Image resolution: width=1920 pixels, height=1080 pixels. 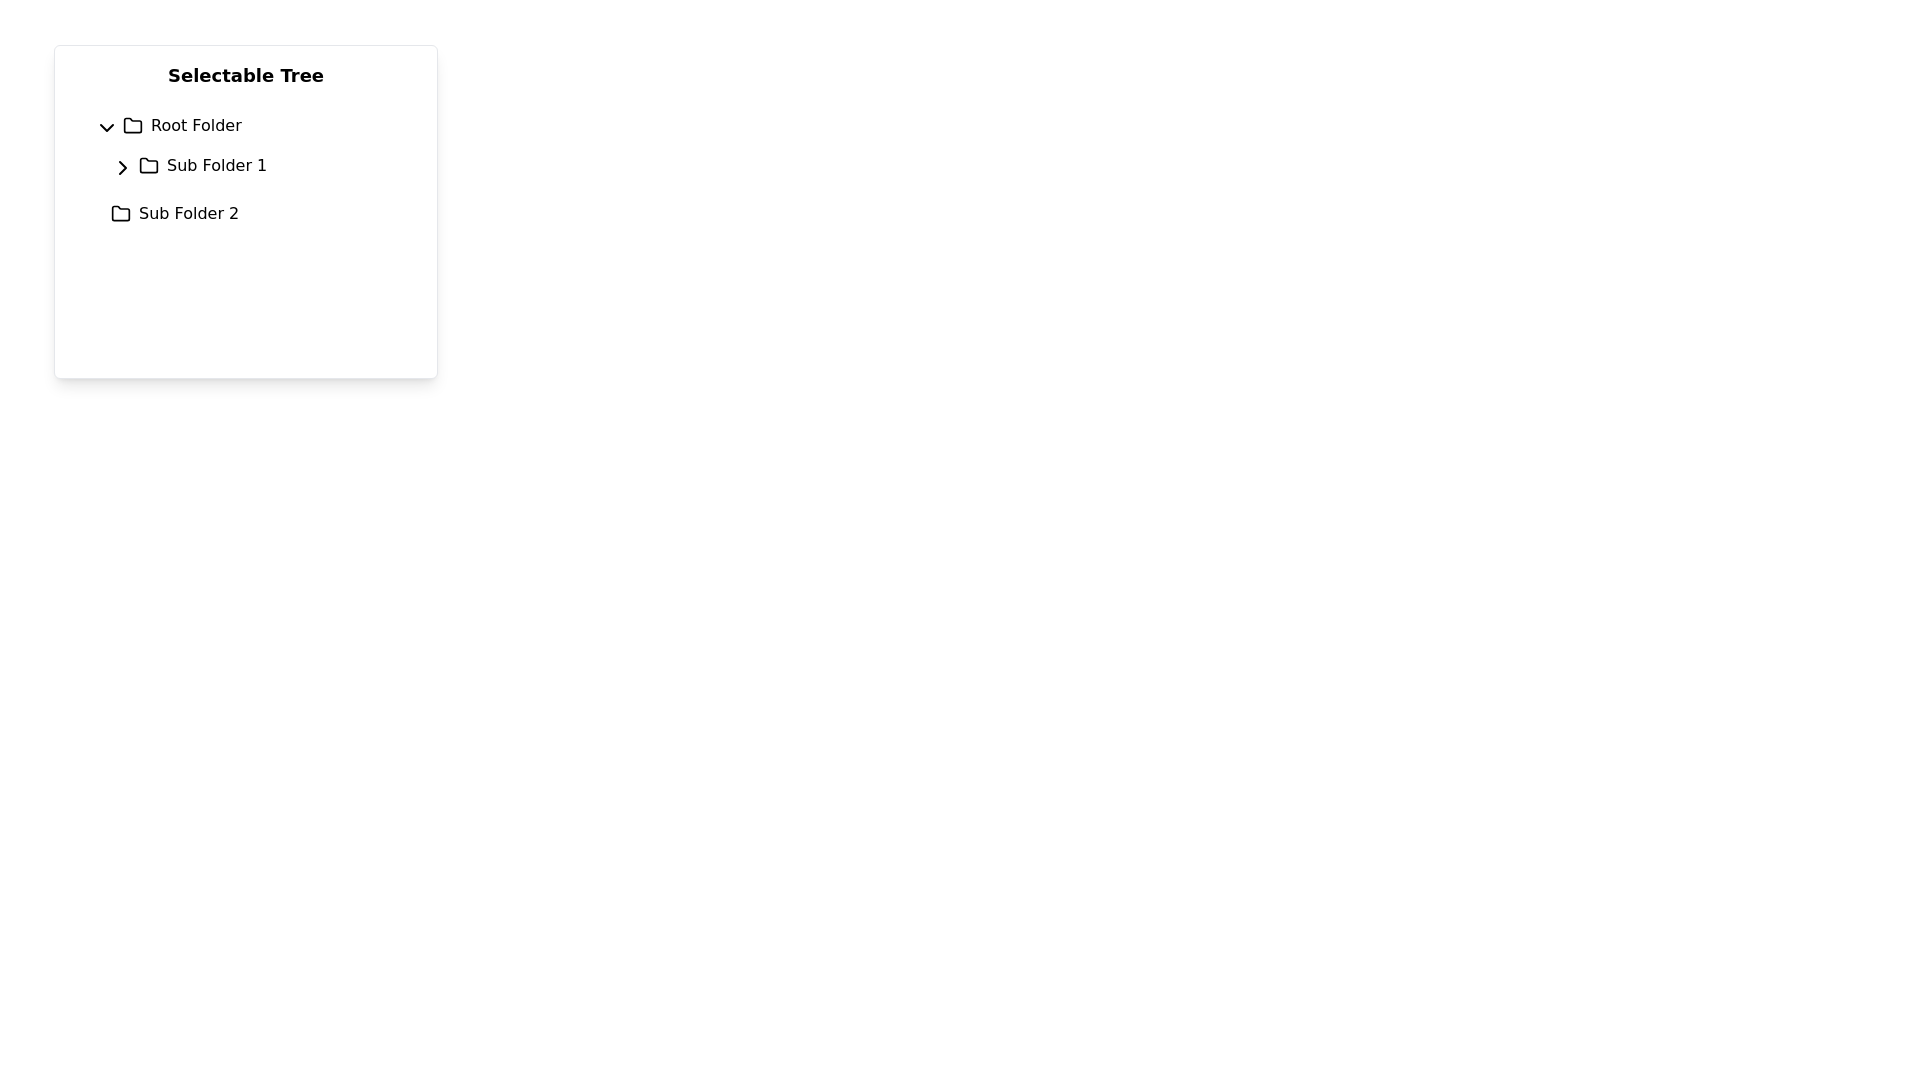 What do you see at coordinates (105, 127) in the screenshot?
I see `the small chevron-down icon located to the left of the text 'Root Folder' in the selectable tree interface` at bounding box center [105, 127].